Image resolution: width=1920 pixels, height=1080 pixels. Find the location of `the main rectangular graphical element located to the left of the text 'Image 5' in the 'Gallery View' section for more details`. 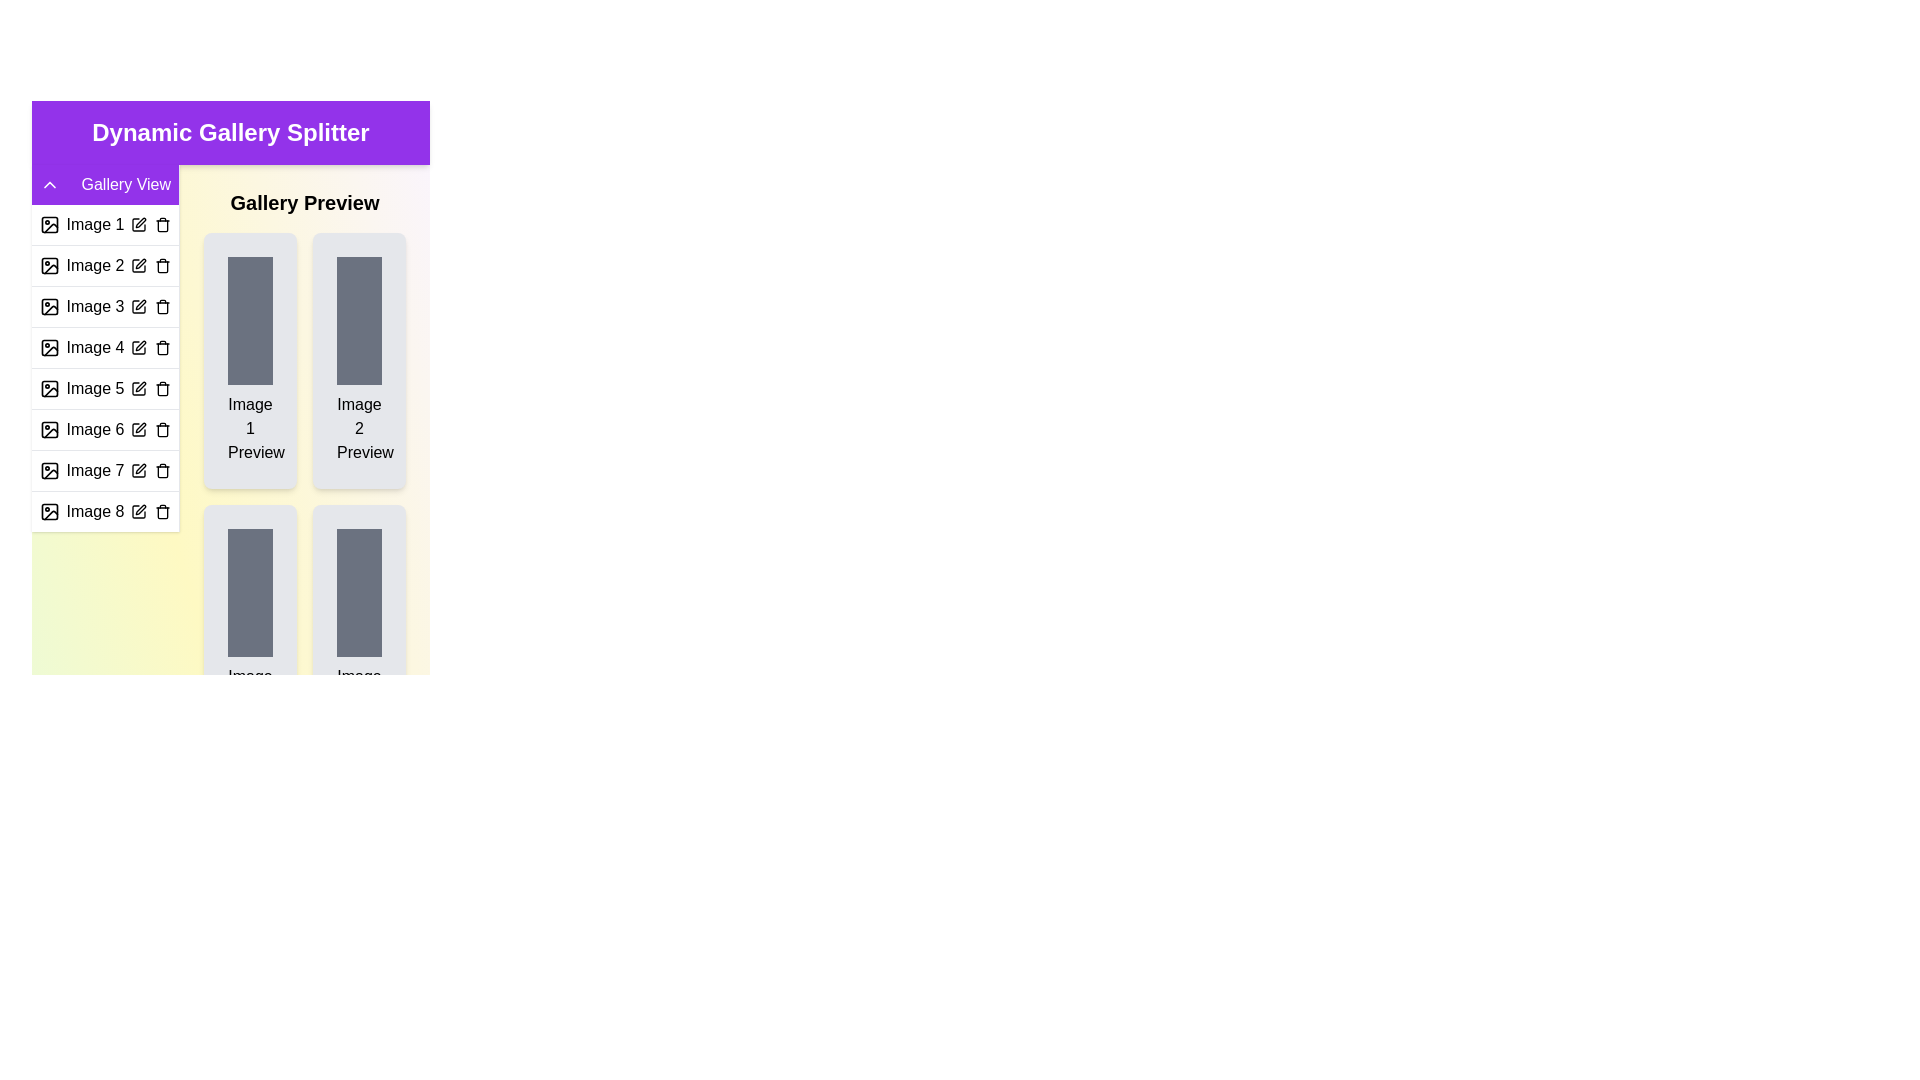

the main rectangular graphical element located to the left of the text 'Image 5' in the 'Gallery View' section for more details is located at coordinates (49, 389).